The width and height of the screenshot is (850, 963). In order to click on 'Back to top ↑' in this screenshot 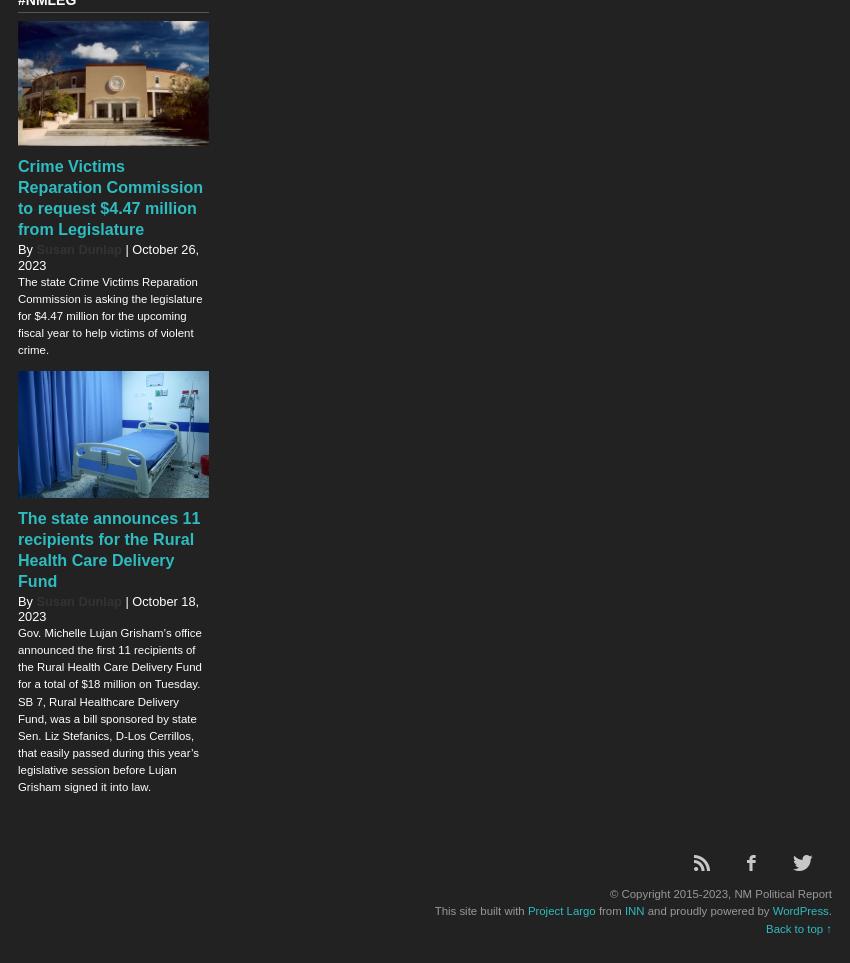, I will do `click(798, 928)`.